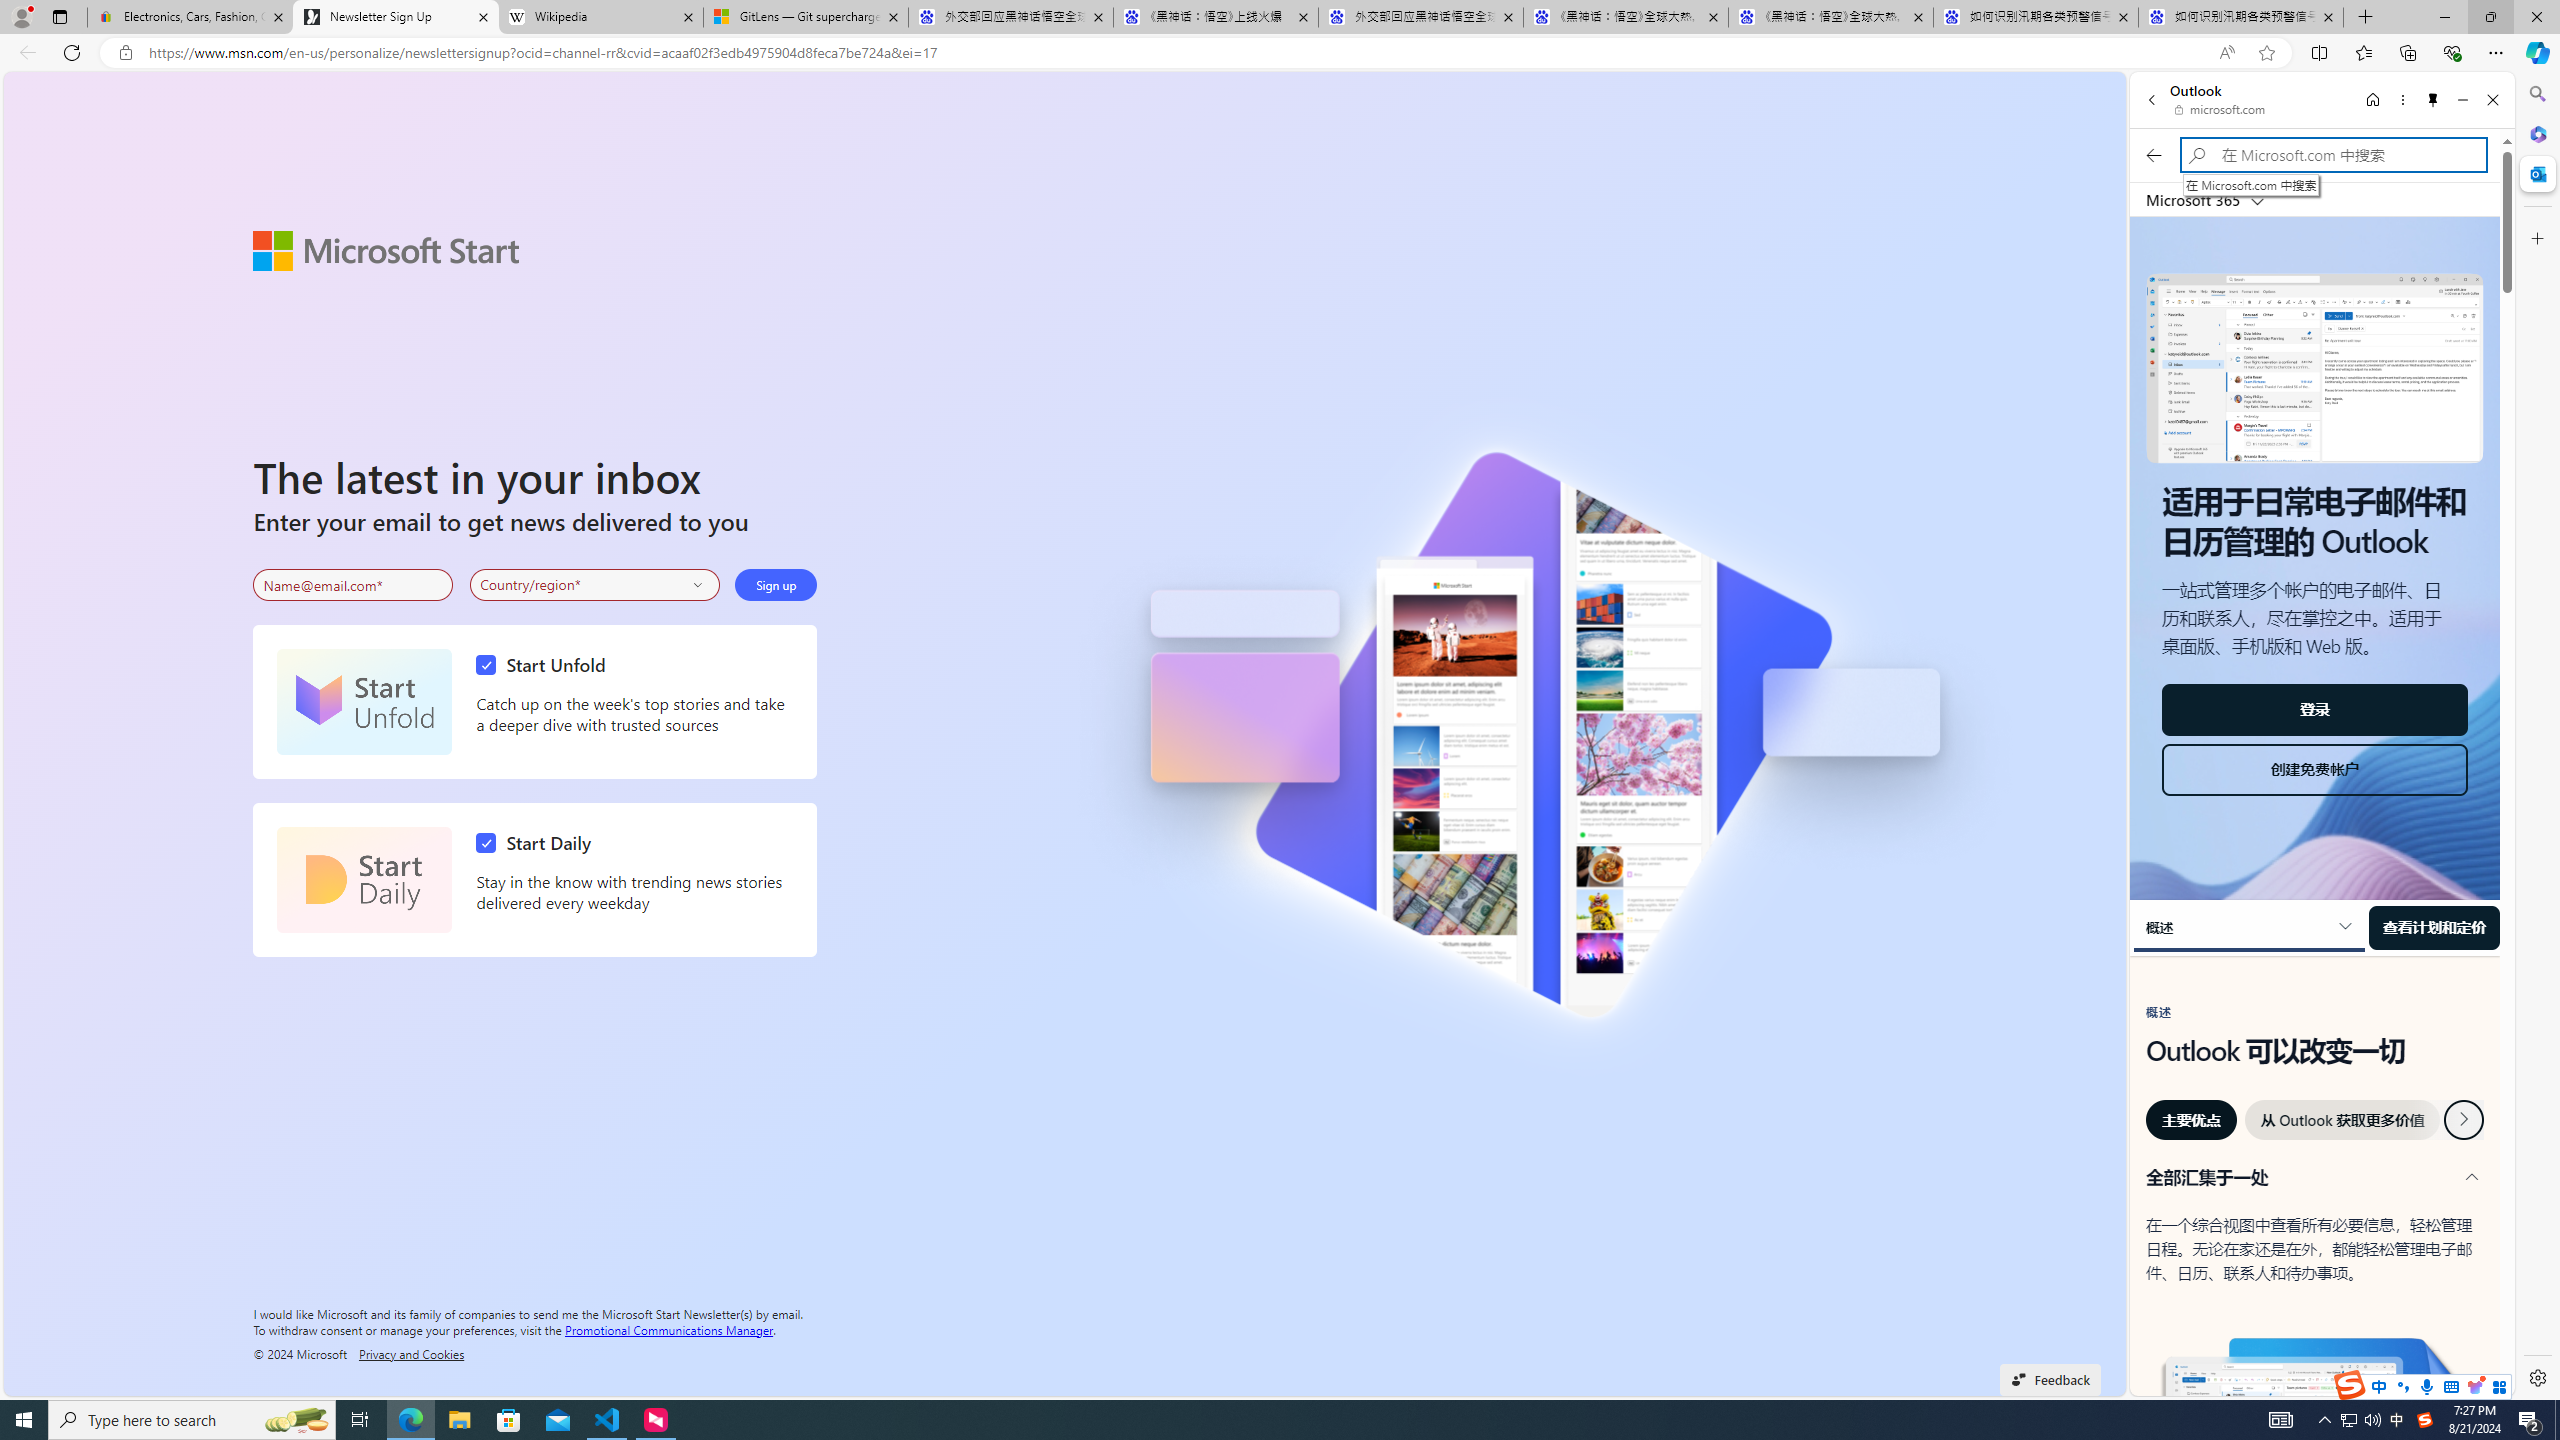 The image size is (2560, 1440). What do you see at coordinates (125, 53) in the screenshot?
I see `'View site information'` at bounding box center [125, 53].